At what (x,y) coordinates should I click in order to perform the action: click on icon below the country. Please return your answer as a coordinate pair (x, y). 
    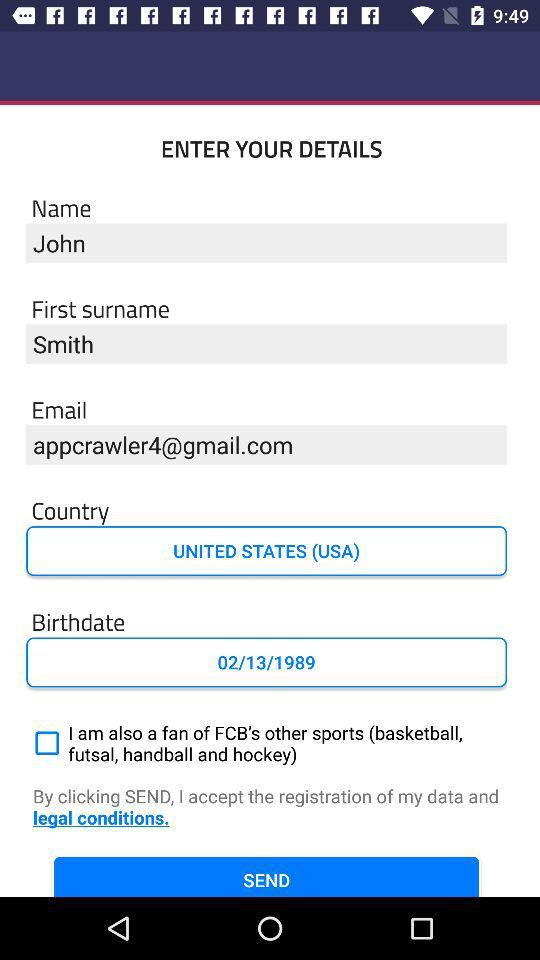
    Looking at the image, I should click on (266, 551).